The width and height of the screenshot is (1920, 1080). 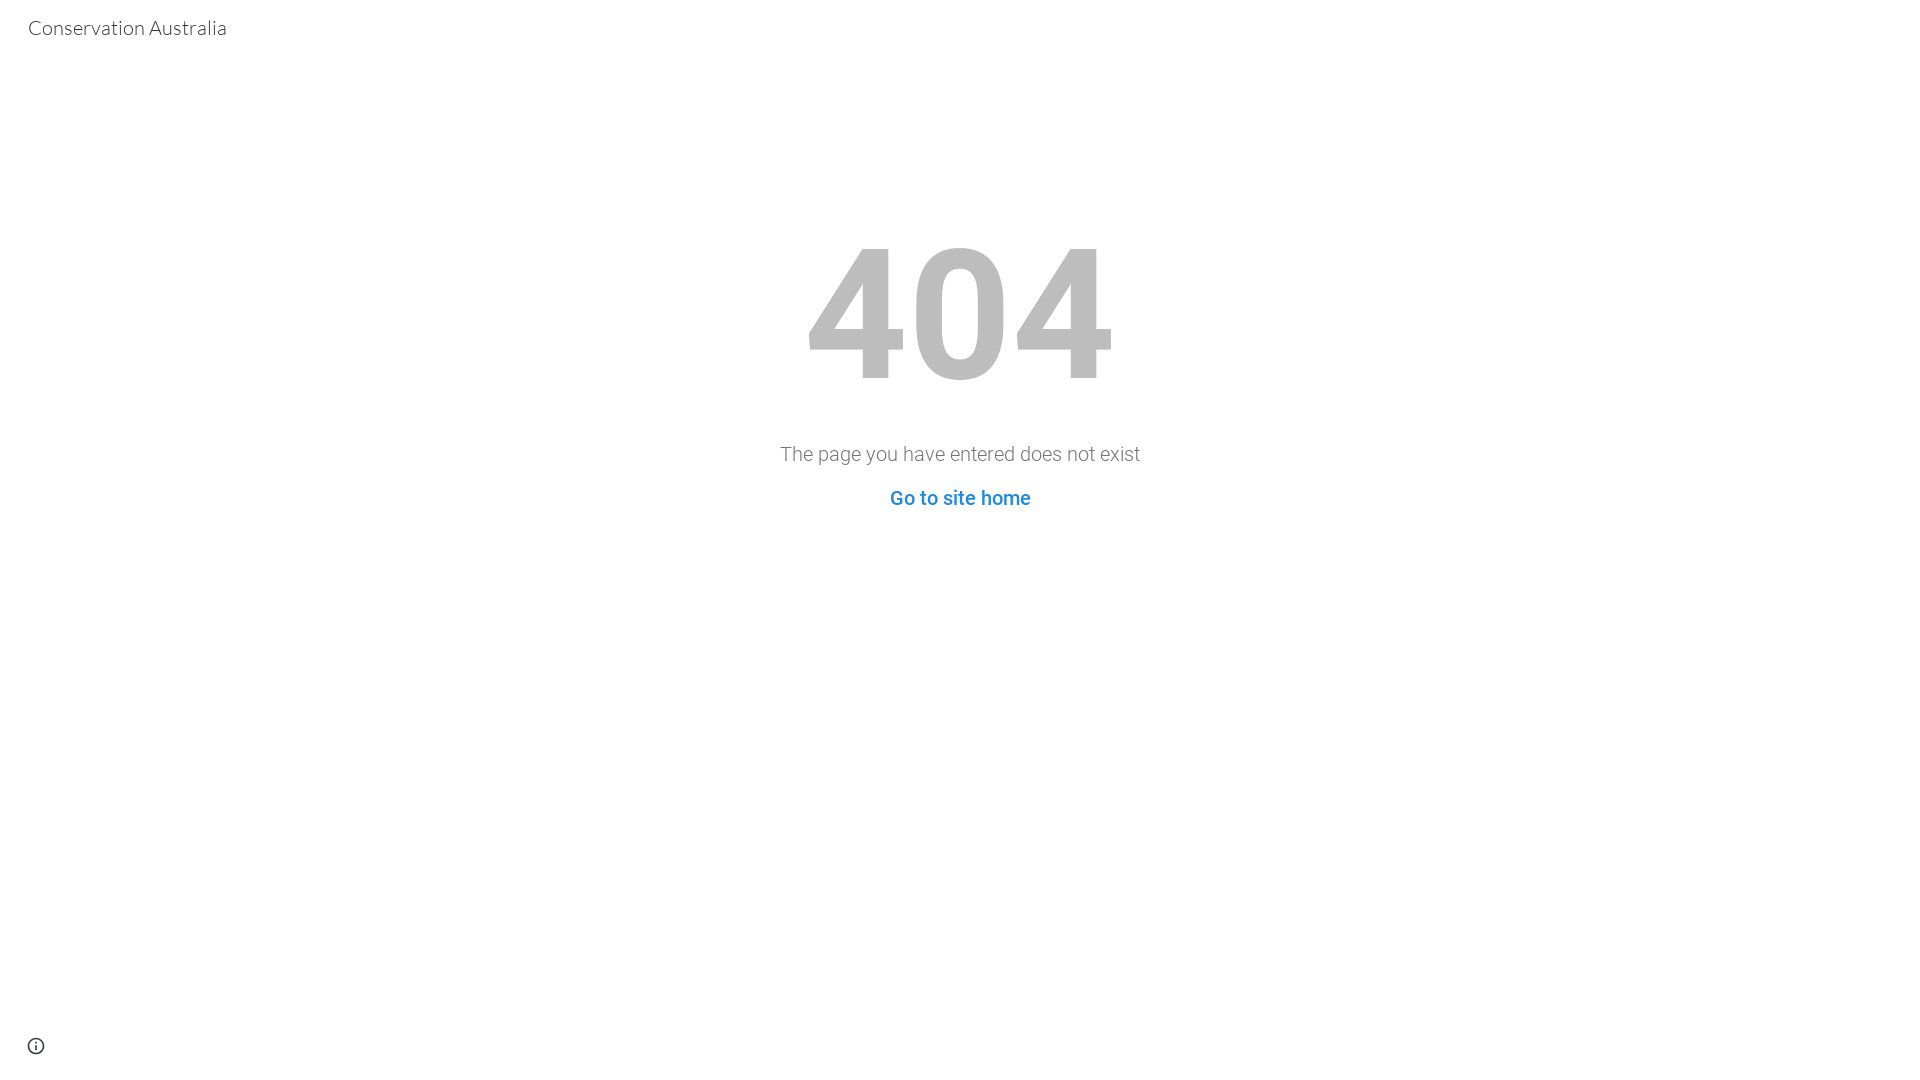 What do you see at coordinates (960, 496) in the screenshot?
I see `'Go to site home'` at bounding box center [960, 496].